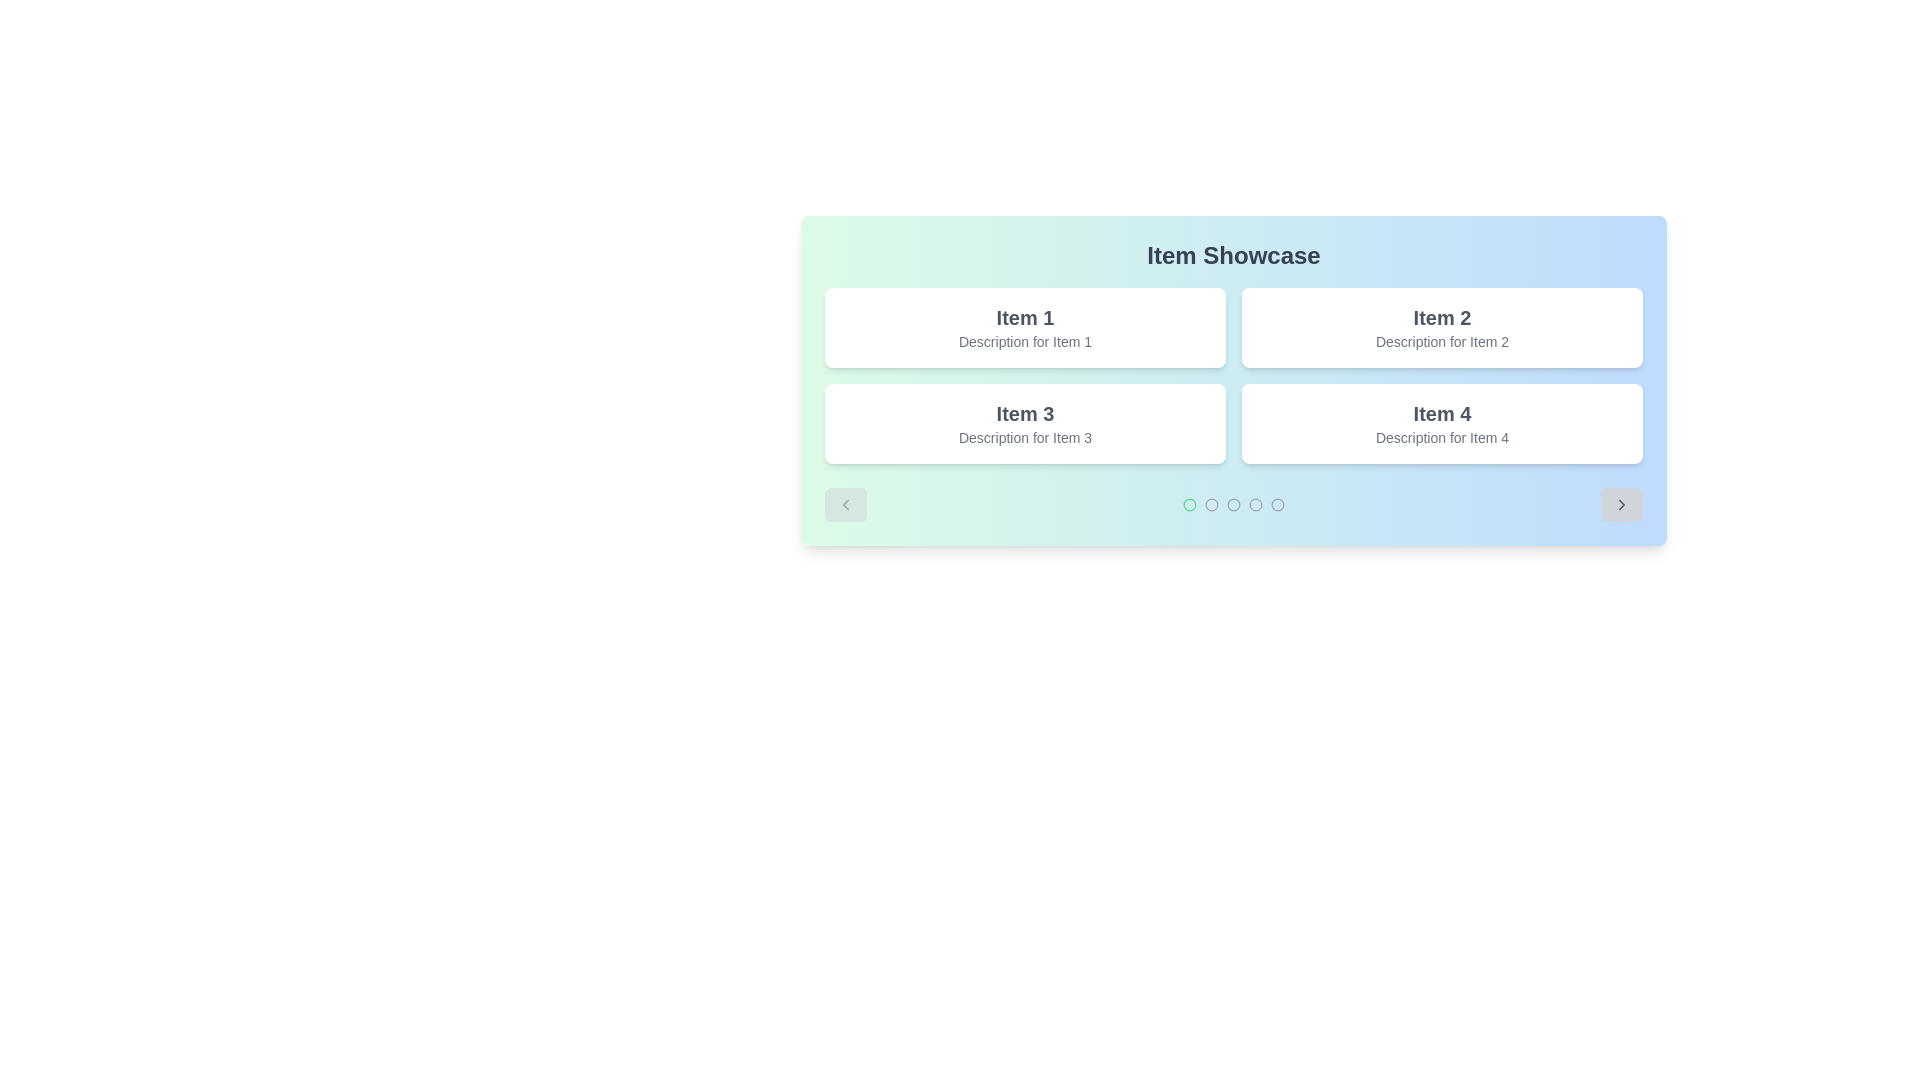 The width and height of the screenshot is (1920, 1080). Describe the element at coordinates (1025, 341) in the screenshot. I see `text label displaying 'Description for Item 1' which is located beneath the title 'Item 1' in the top left corner of the 'Item Showcase' section` at that location.